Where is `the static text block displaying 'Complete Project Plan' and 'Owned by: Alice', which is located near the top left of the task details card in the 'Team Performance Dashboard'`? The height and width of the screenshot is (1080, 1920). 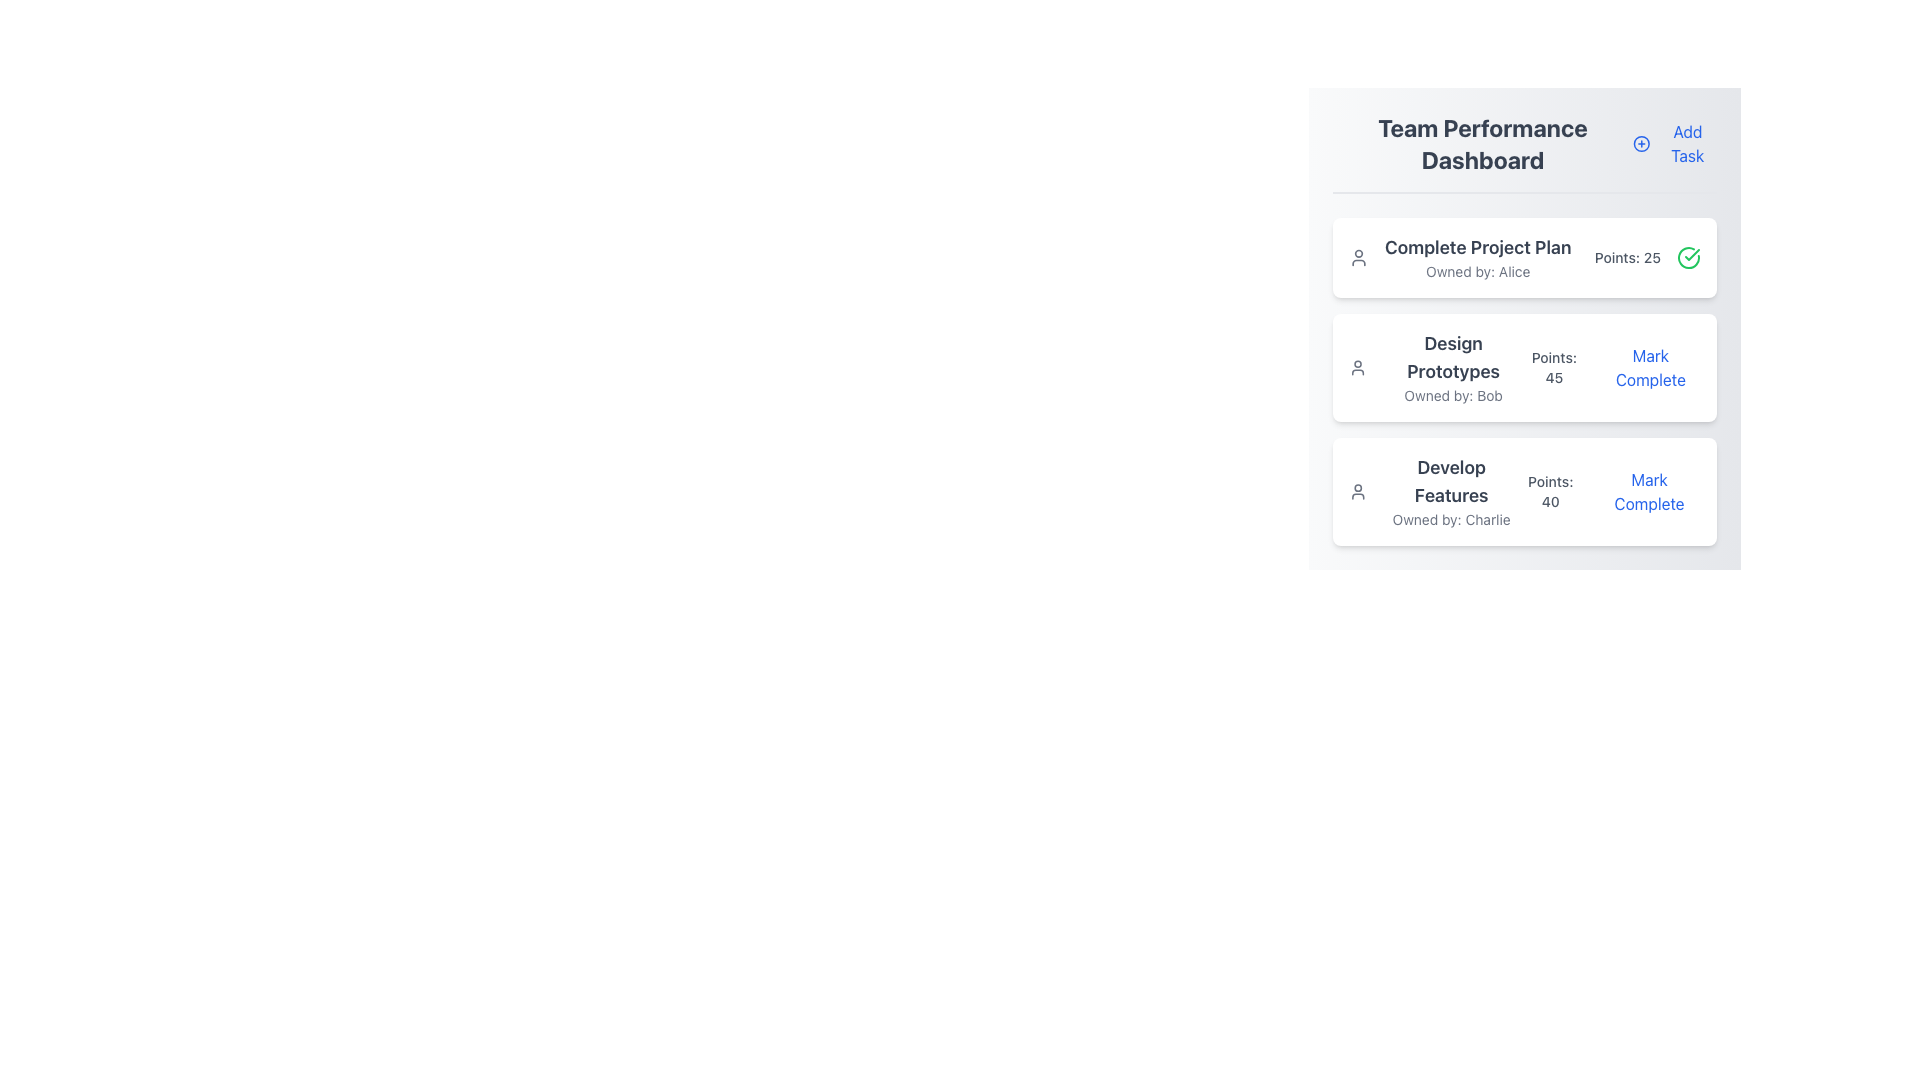 the static text block displaying 'Complete Project Plan' and 'Owned by: Alice', which is located near the top left of the task details card in the 'Team Performance Dashboard' is located at coordinates (1478, 257).